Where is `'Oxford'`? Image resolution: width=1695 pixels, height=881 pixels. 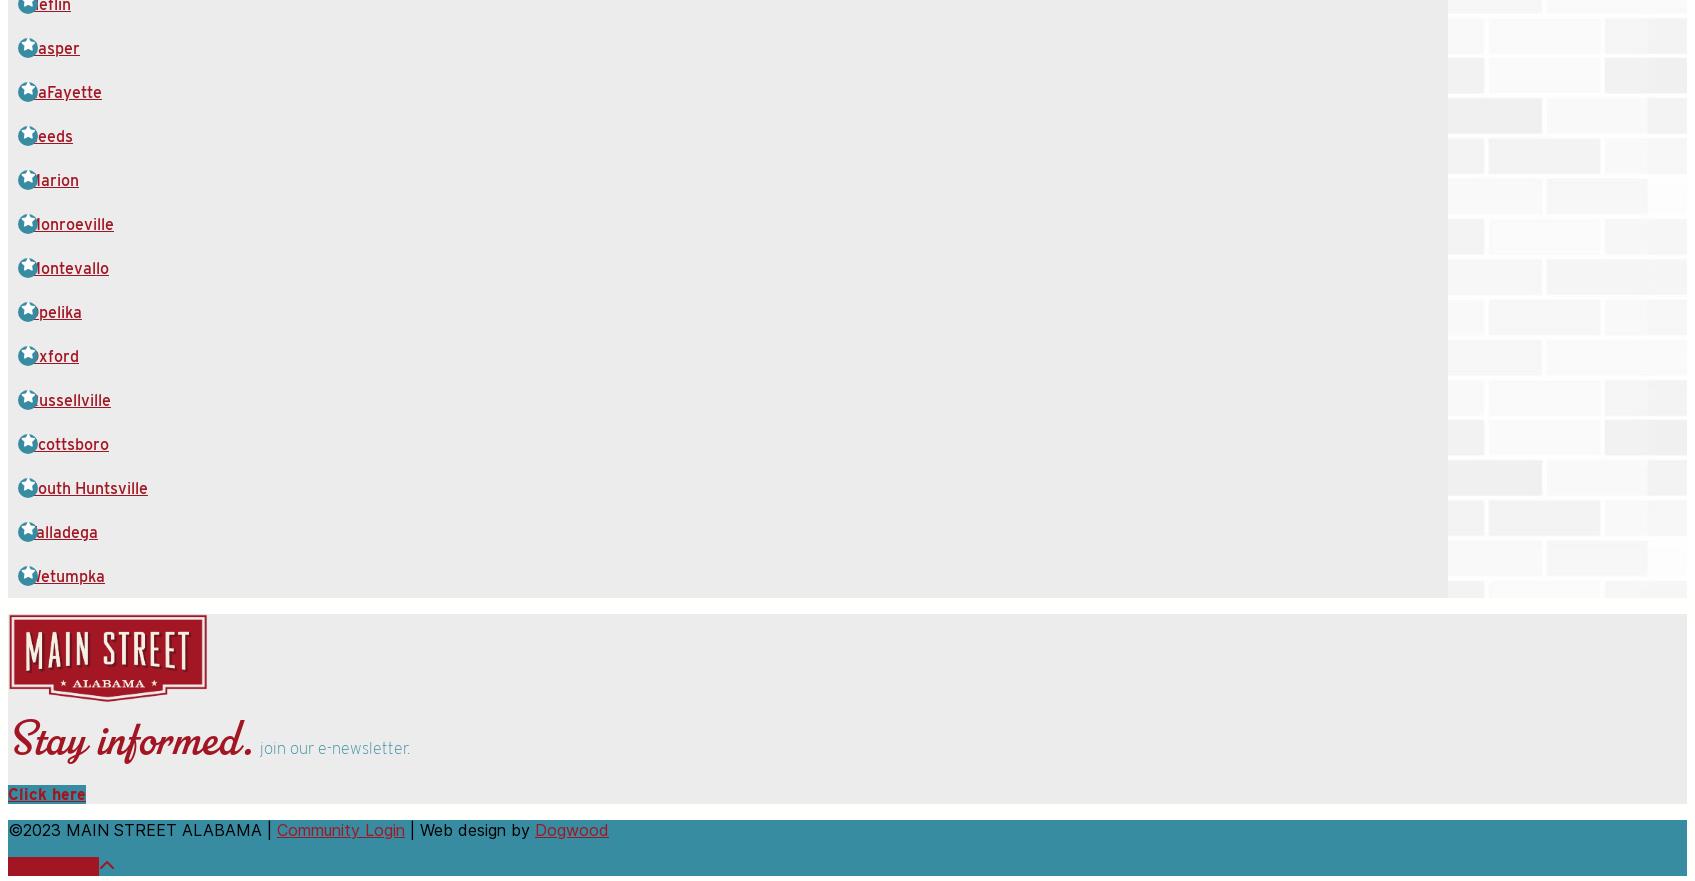 'Oxford' is located at coordinates (53, 355).